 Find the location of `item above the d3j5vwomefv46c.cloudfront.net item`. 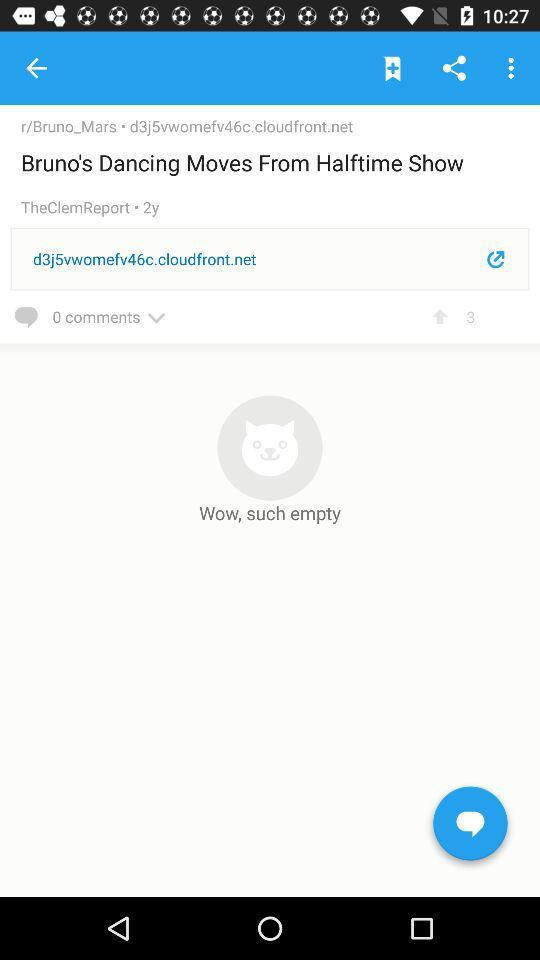

item above the d3j5vwomefv46c.cloudfront.net item is located at coordinates (80, 207).